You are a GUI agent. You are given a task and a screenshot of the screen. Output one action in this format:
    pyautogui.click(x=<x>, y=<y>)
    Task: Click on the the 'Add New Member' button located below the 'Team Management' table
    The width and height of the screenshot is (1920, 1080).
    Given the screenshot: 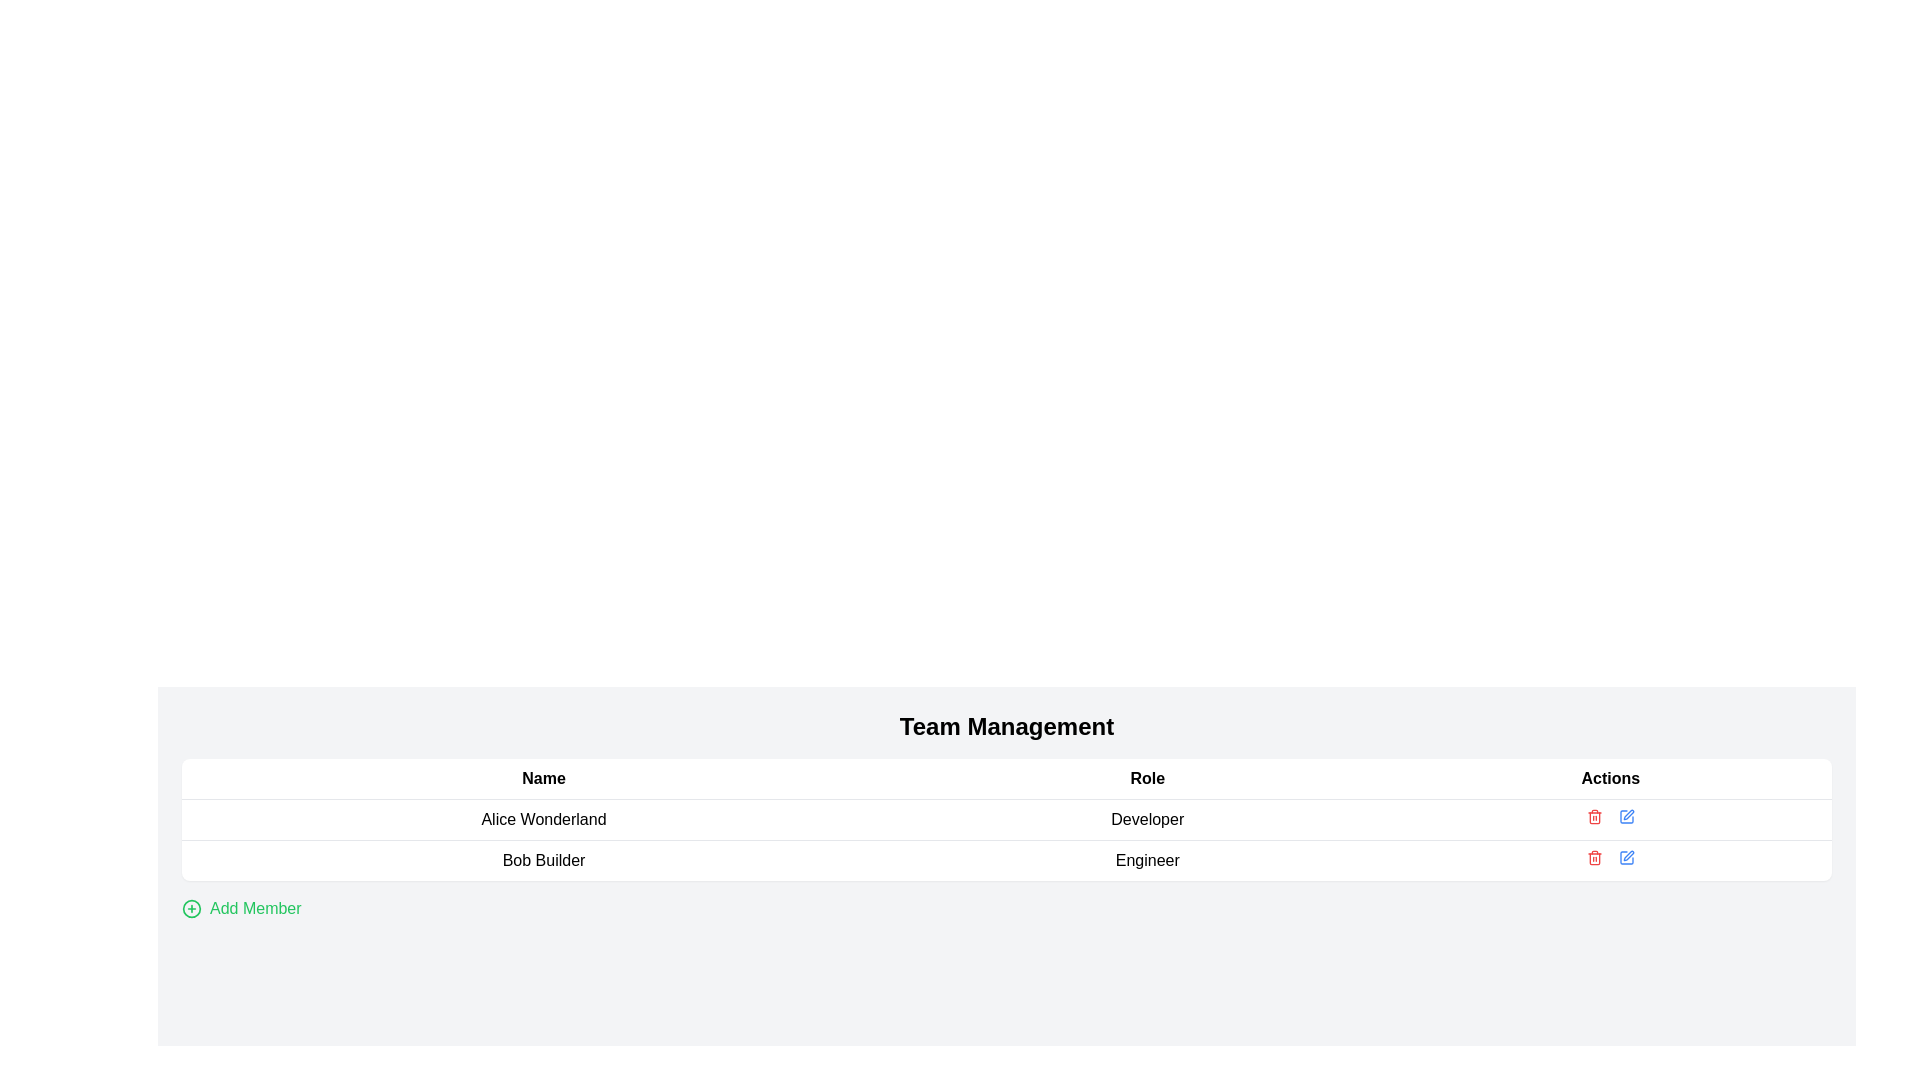 What is the action you would take?
    pyautogui.click(x=240, y=909)
    